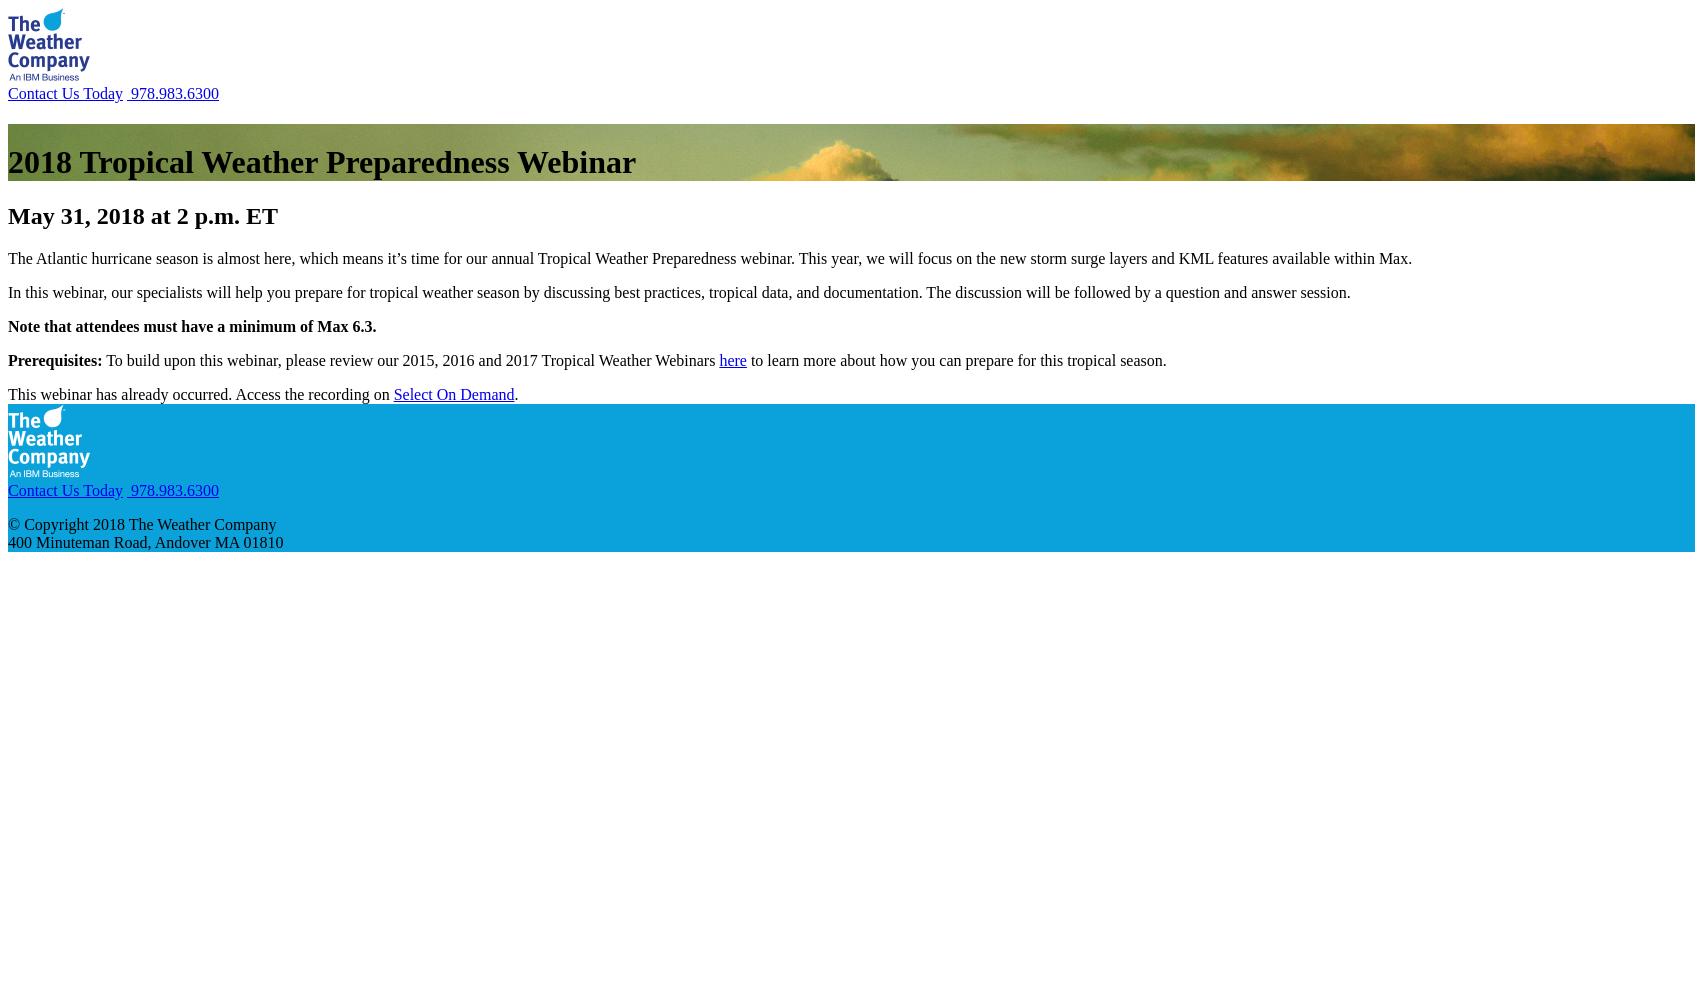 This screenshot has width=1703, height=1000. What do you see at coordinates (677, 291) in the screenshot?
I see `'In this webinar, our specialists will help you prepare for tropical weather season by discussing best practices, tropical data, and documentation. The discussion will be followed by a question and answer session.'` at bounding box center [677, 291].